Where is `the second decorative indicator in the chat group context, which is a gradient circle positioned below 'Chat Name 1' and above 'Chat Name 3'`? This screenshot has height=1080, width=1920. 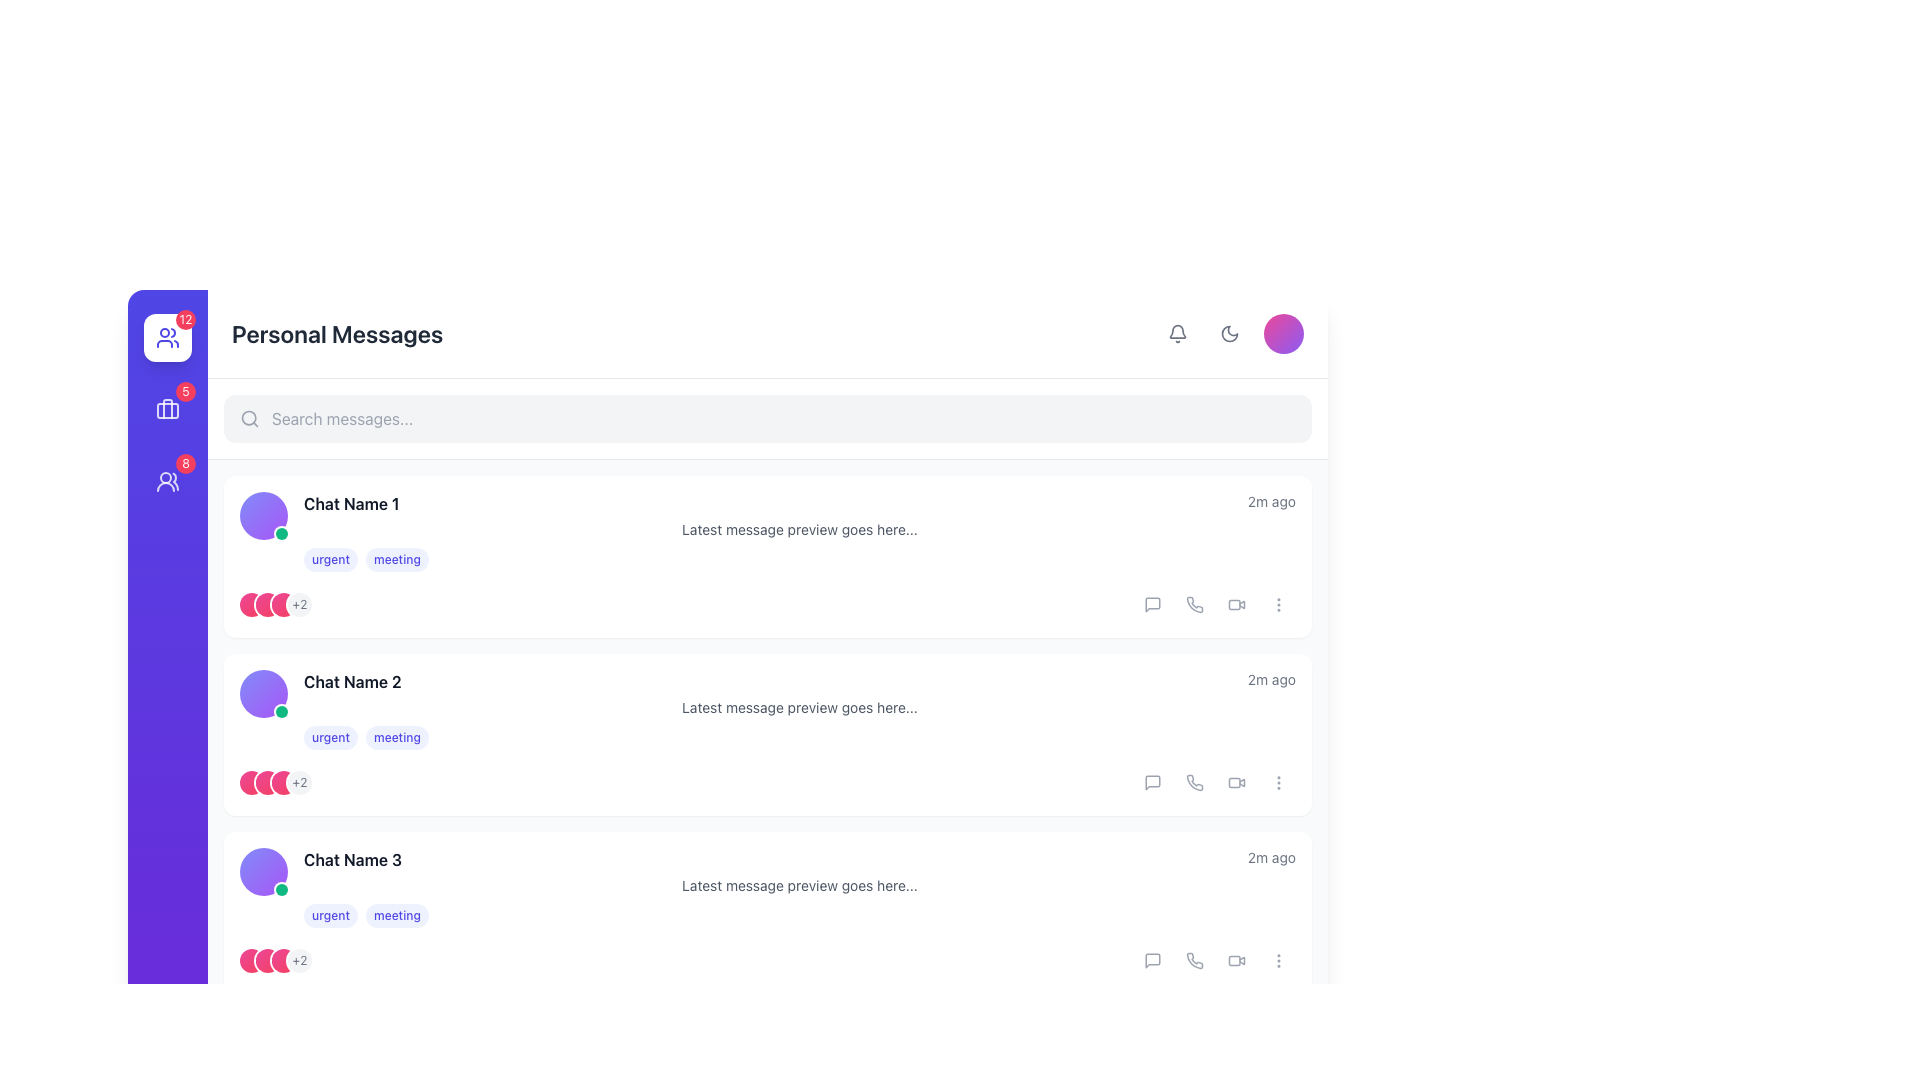
the second decorative indicator in the chat group context, which is a gradient circle positioned below 'Chat Name 1' and above 'Chat Name 3' is located at coordinates (267, 782).